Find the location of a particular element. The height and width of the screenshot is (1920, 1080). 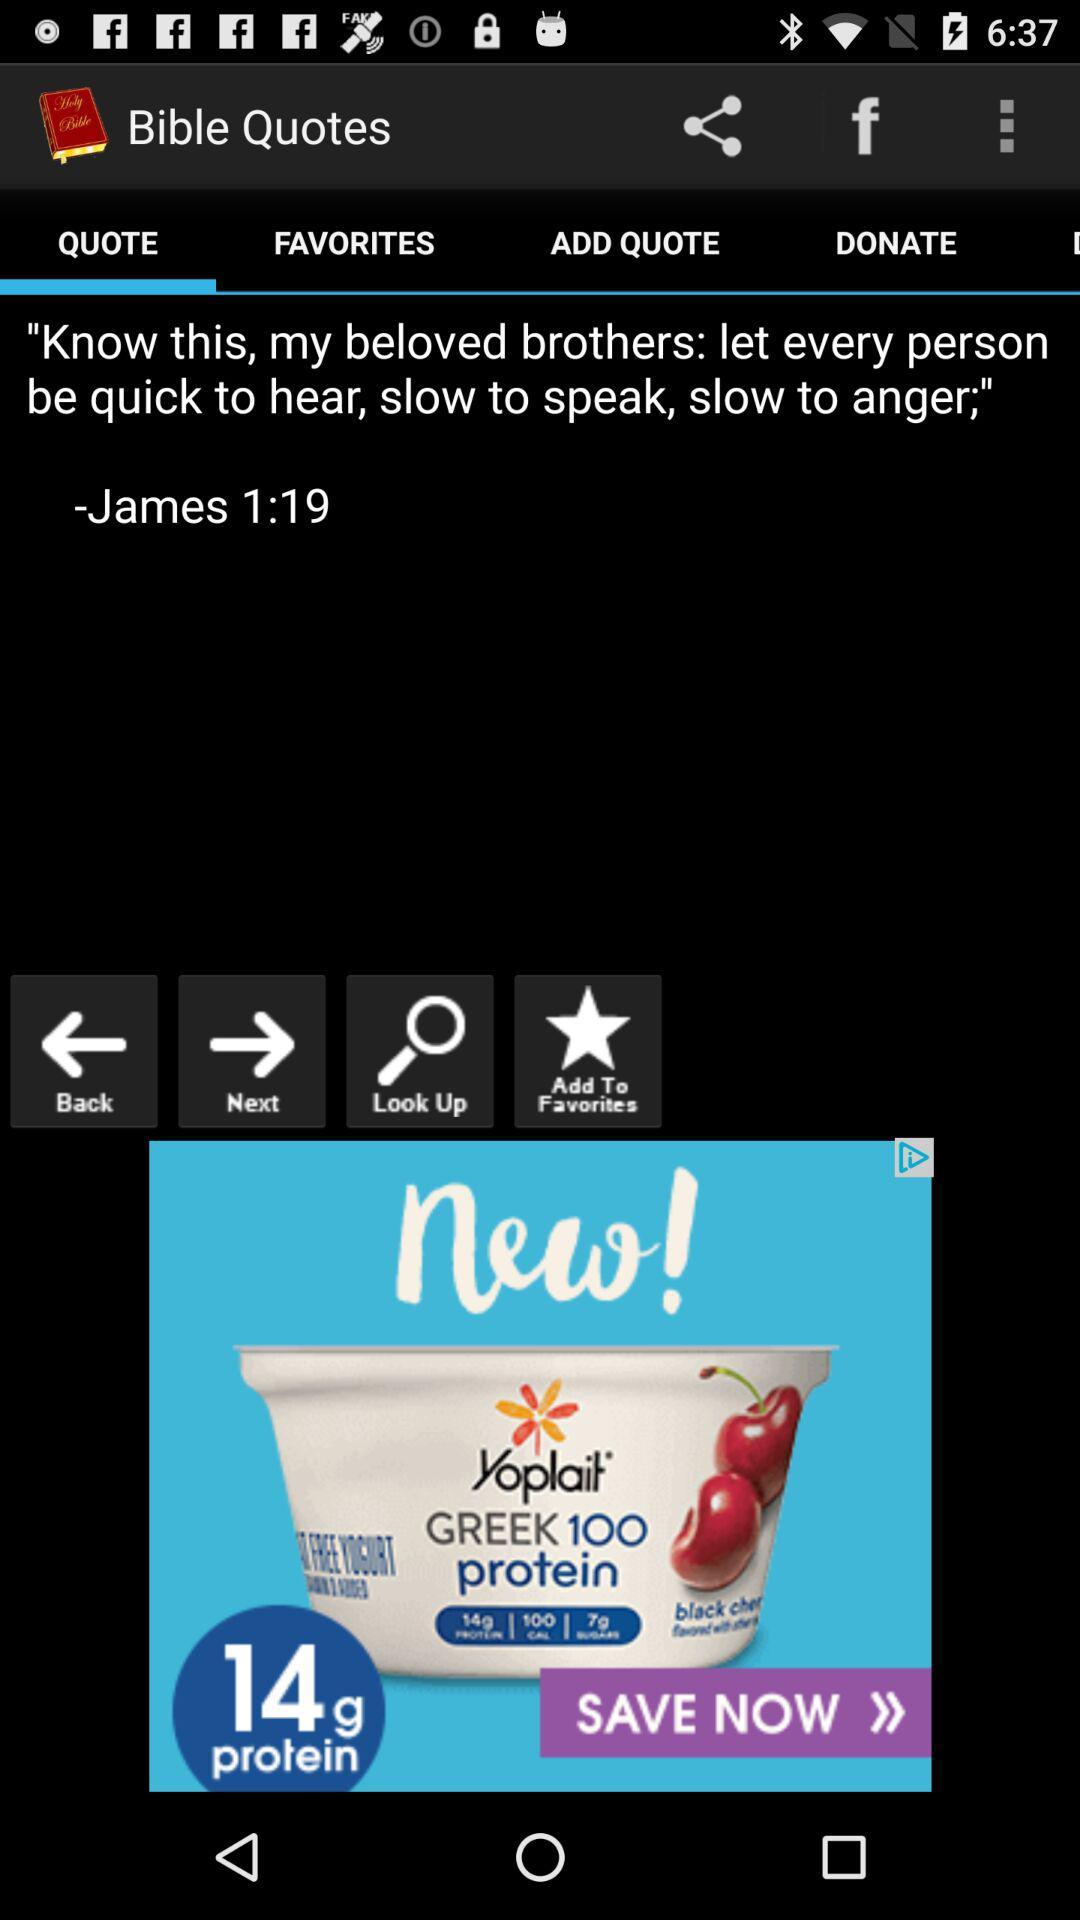

search for a quote is located at coordinates (419, 1050).